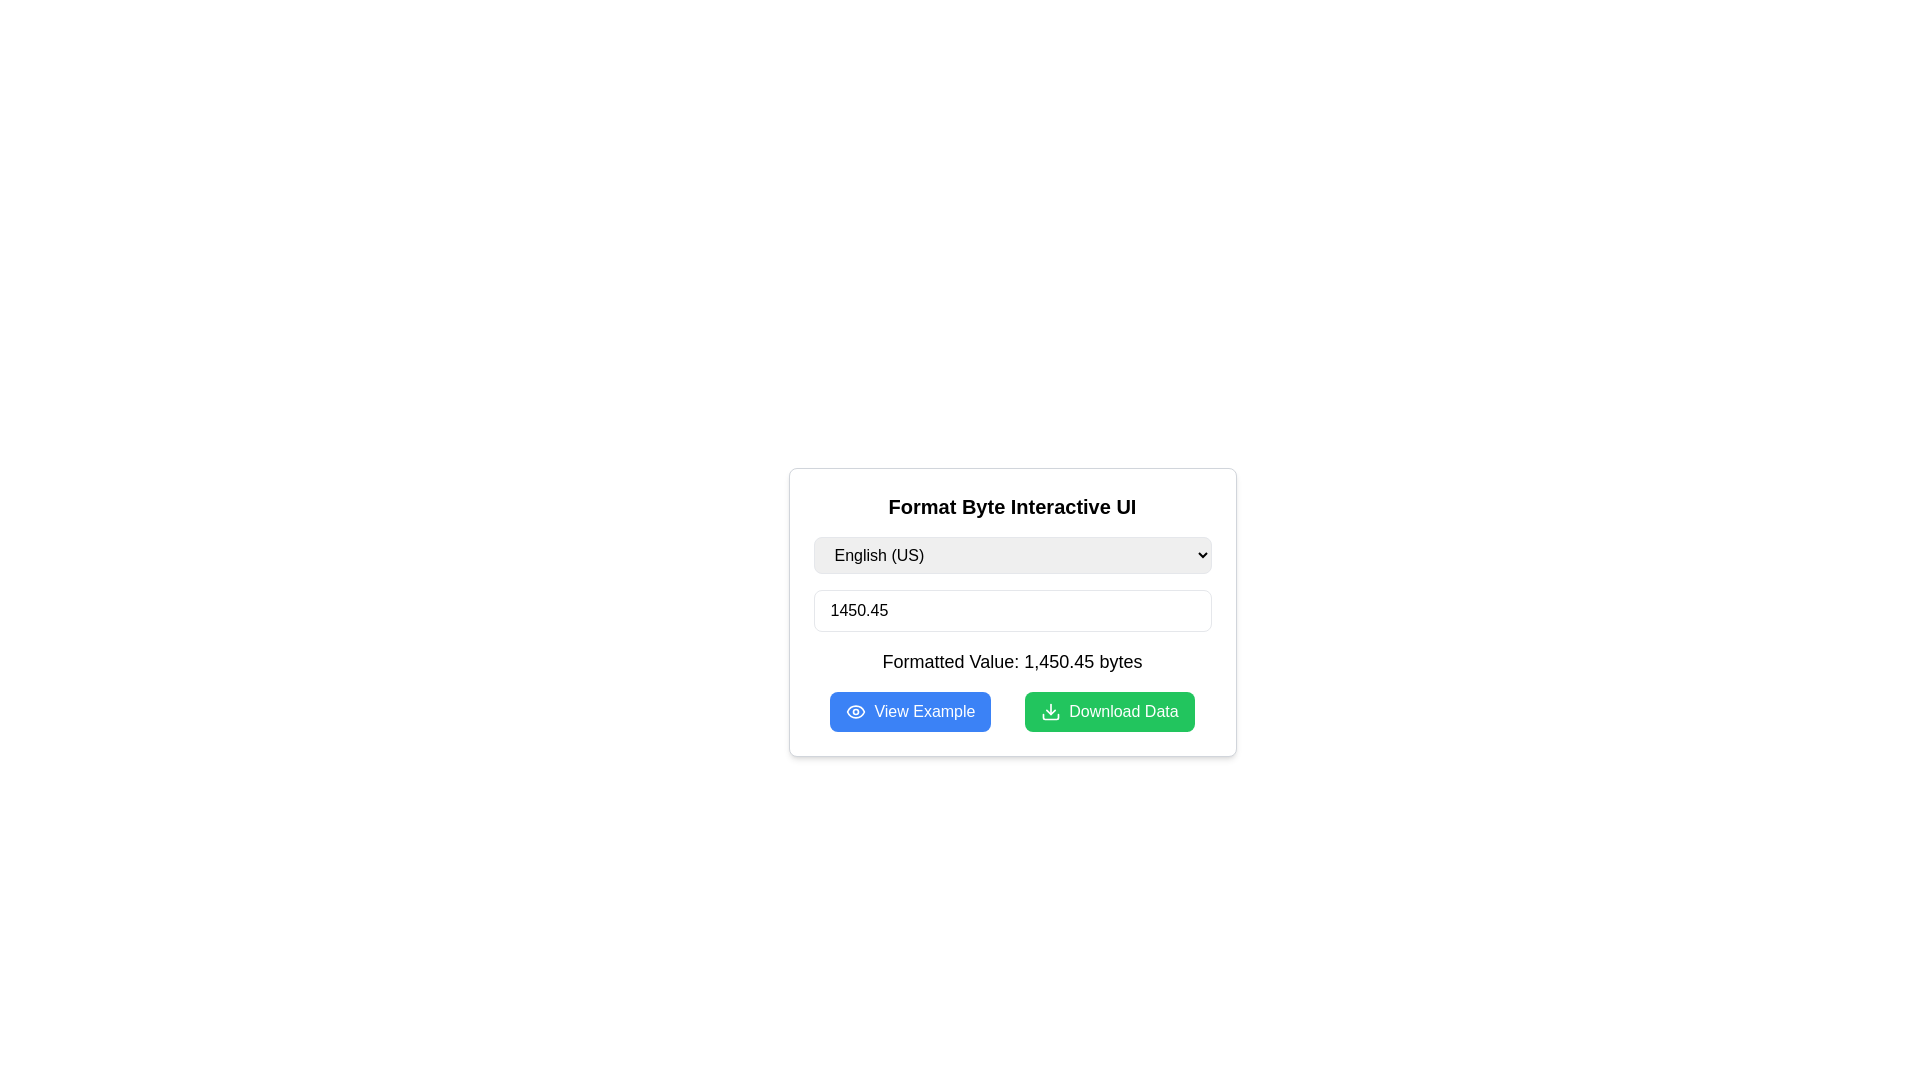 The height and width of the screenshot is (1080, 1920). I want to click on the first button located to the left of the 'Download Data' button, so click(909, 711).